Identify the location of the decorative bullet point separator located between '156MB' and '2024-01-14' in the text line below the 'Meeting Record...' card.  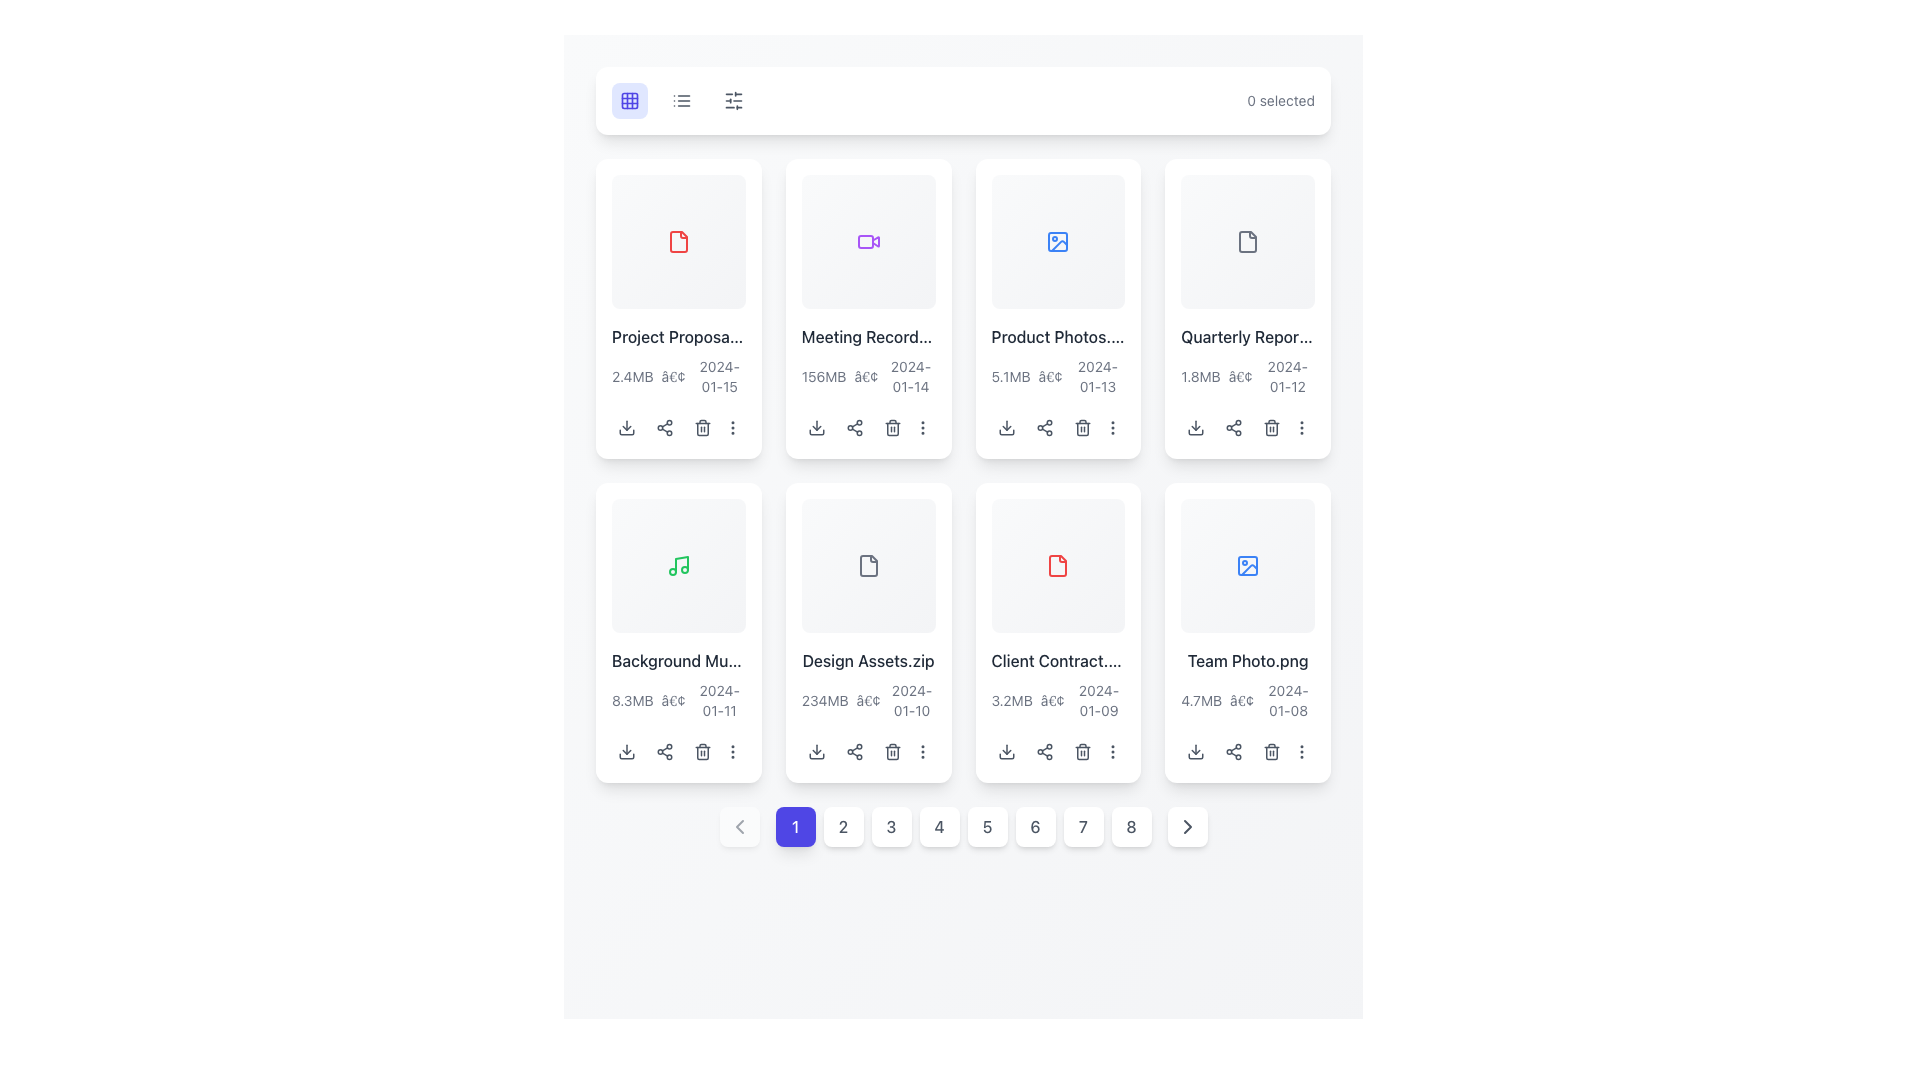
(866, 376).